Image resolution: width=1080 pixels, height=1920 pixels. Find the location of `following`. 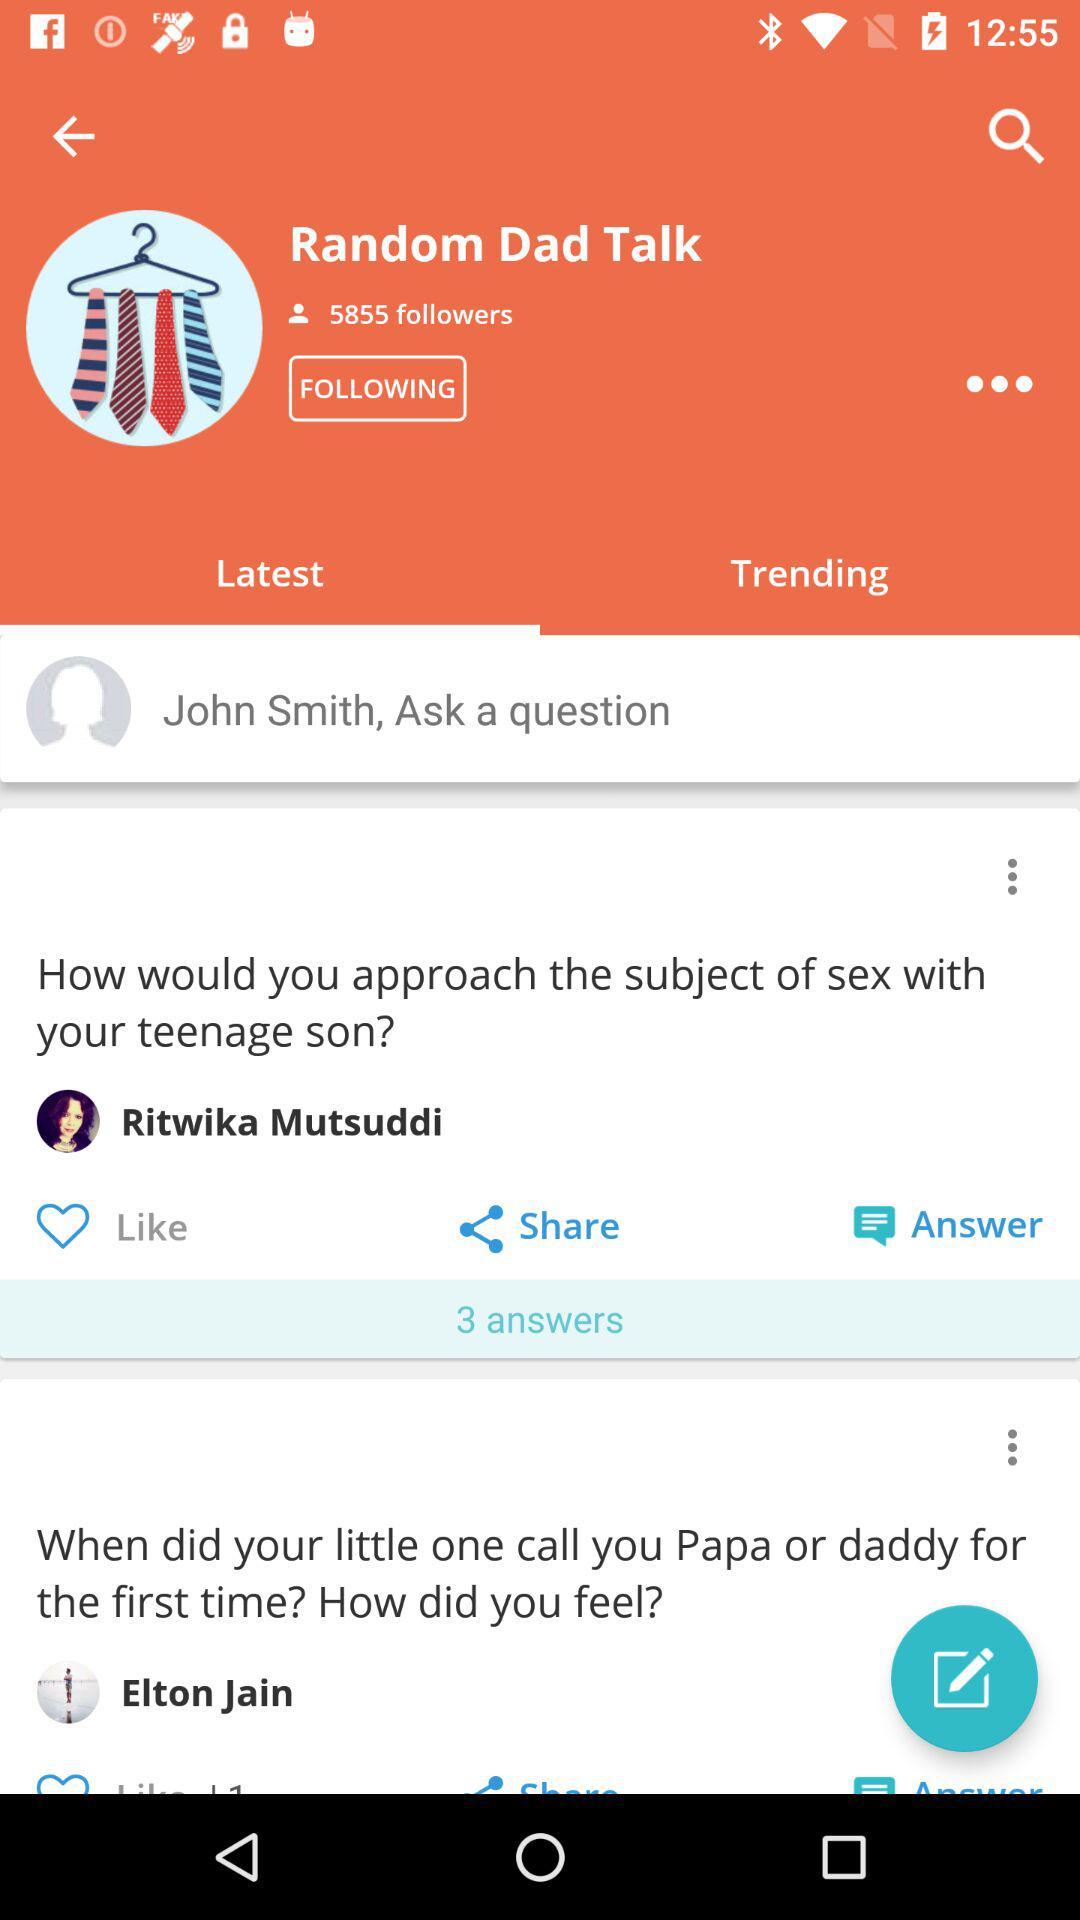

following is located at coordinates (377, 388).